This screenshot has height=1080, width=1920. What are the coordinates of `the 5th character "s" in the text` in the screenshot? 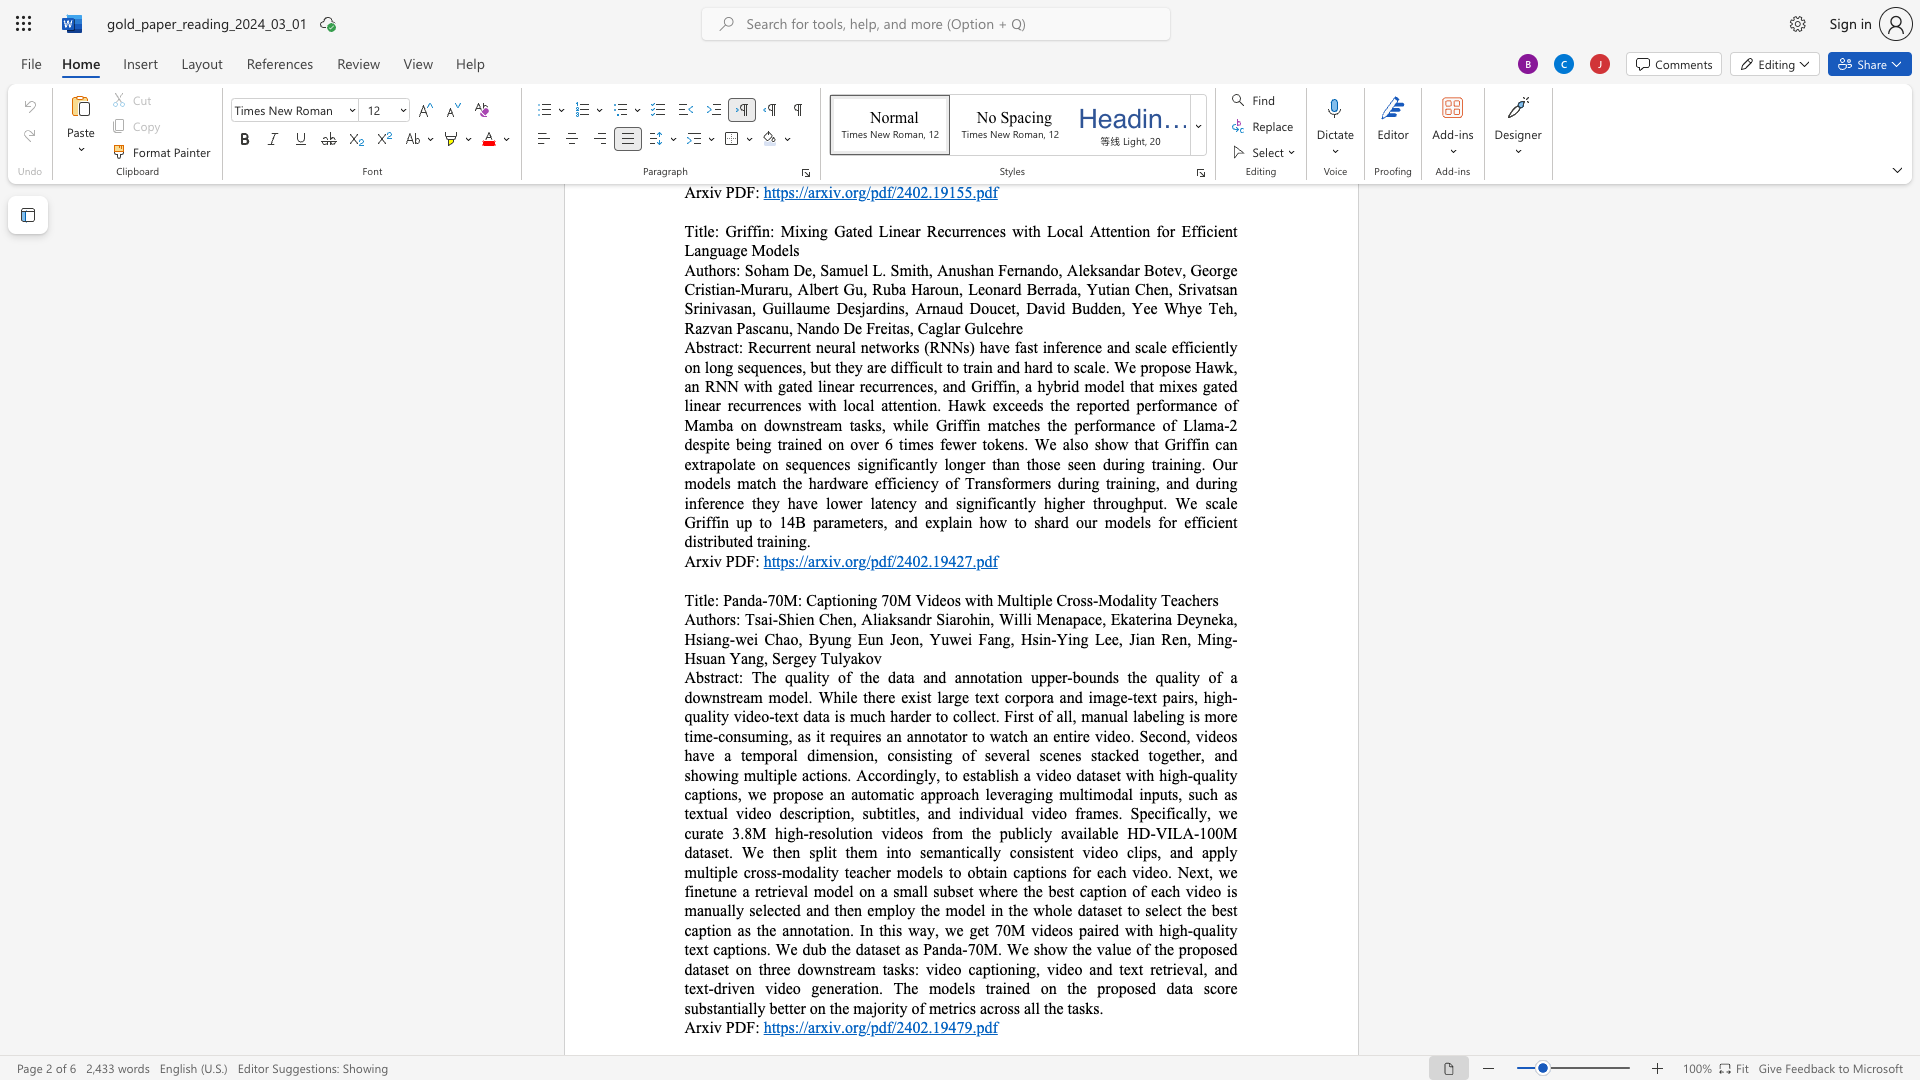 It's located at (842, 715).